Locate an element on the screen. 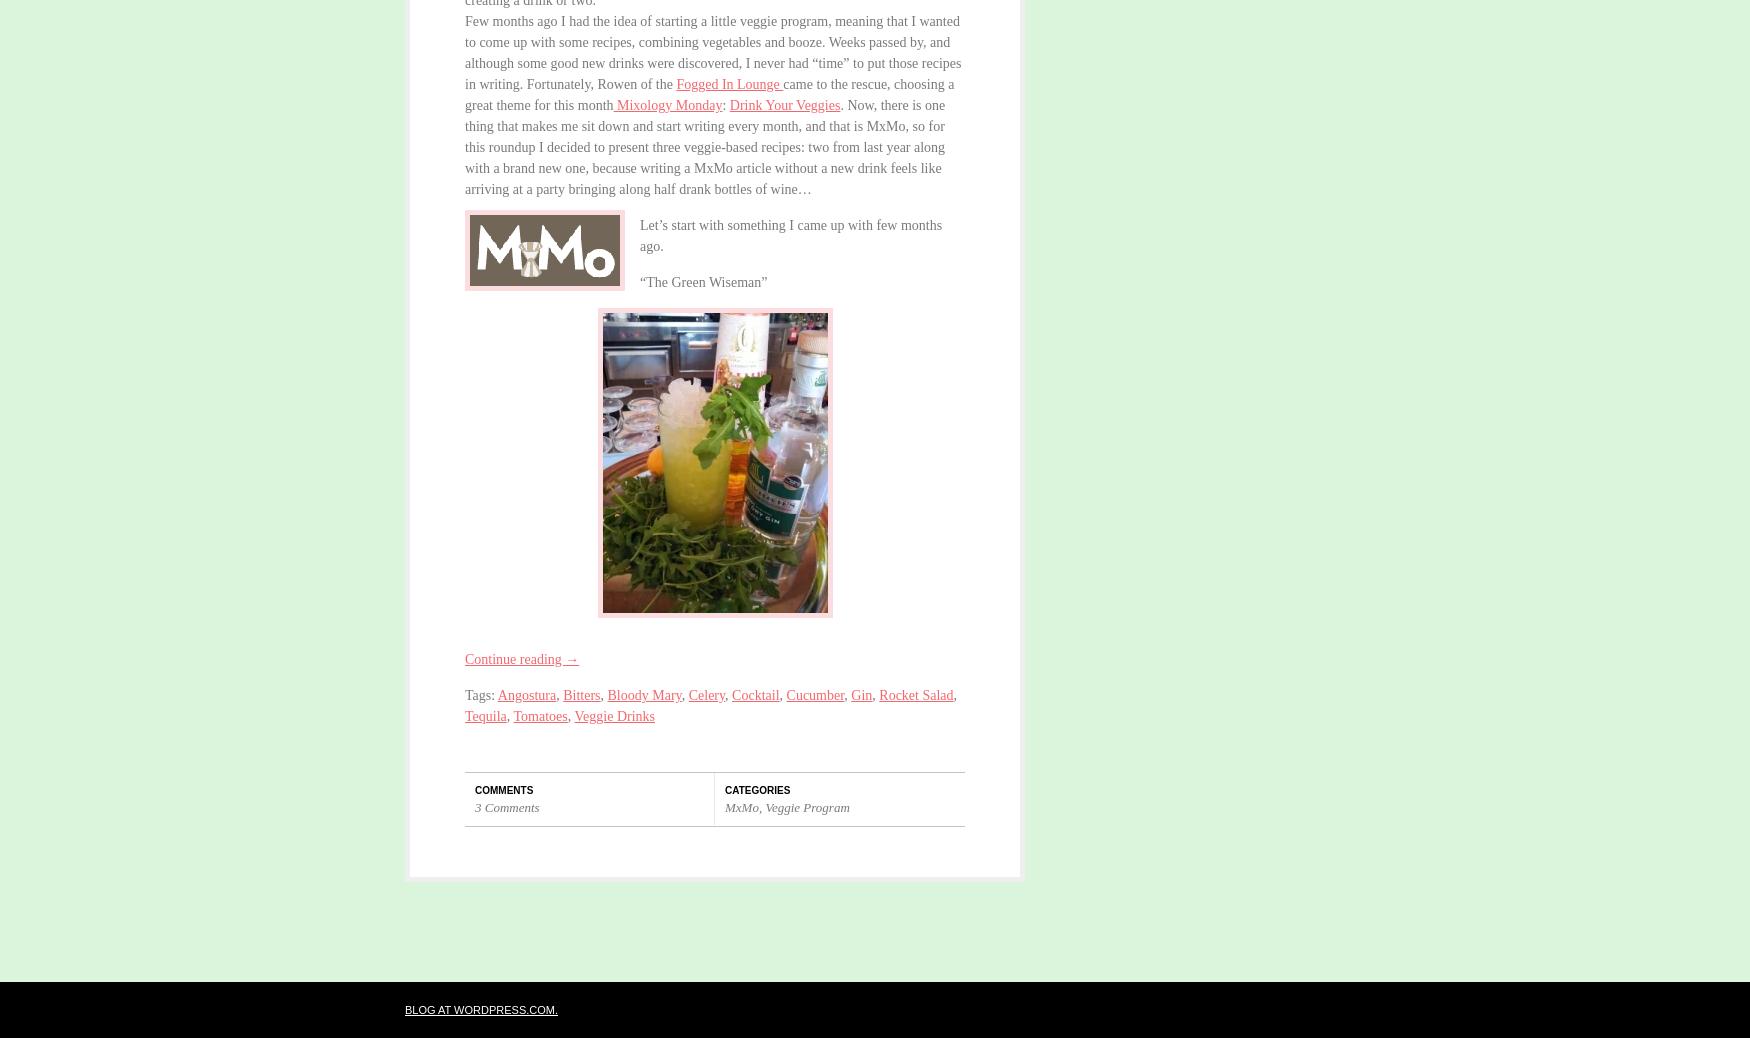  '“The Green Wiseman”' is located at coordinates (638, 282).